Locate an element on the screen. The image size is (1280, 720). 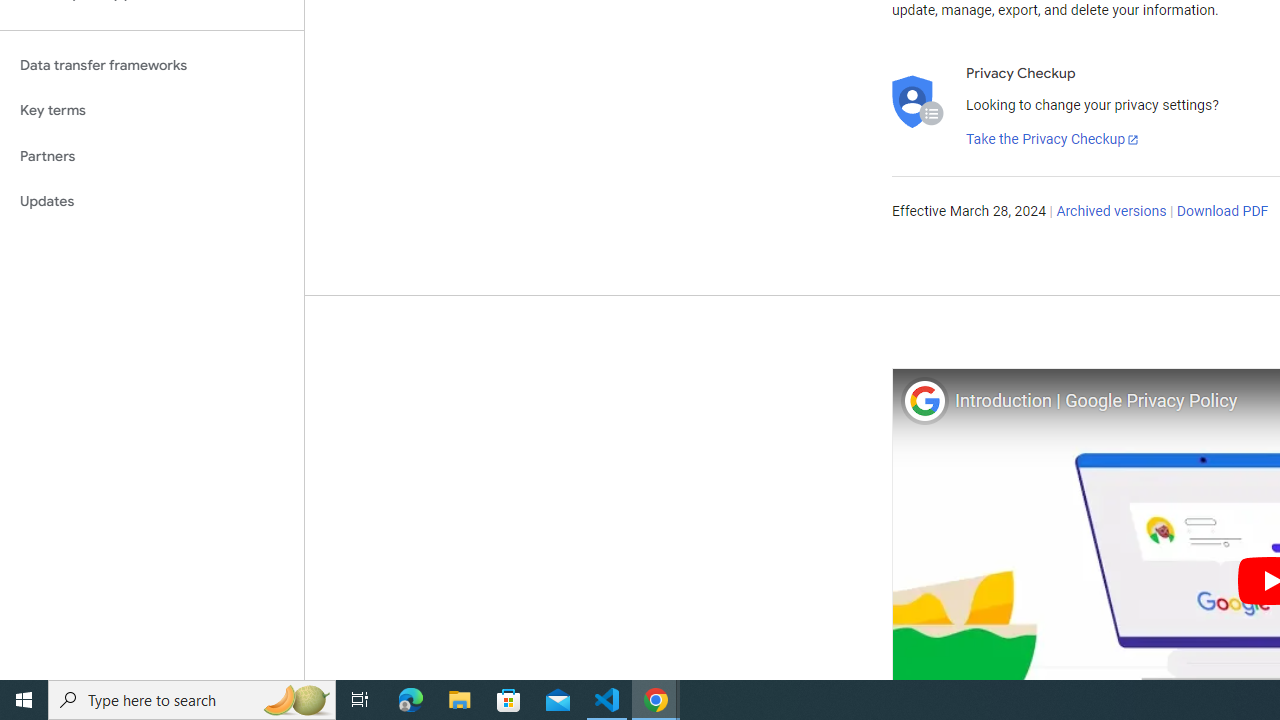
'Key terms' is located at coordinates (151, 110).